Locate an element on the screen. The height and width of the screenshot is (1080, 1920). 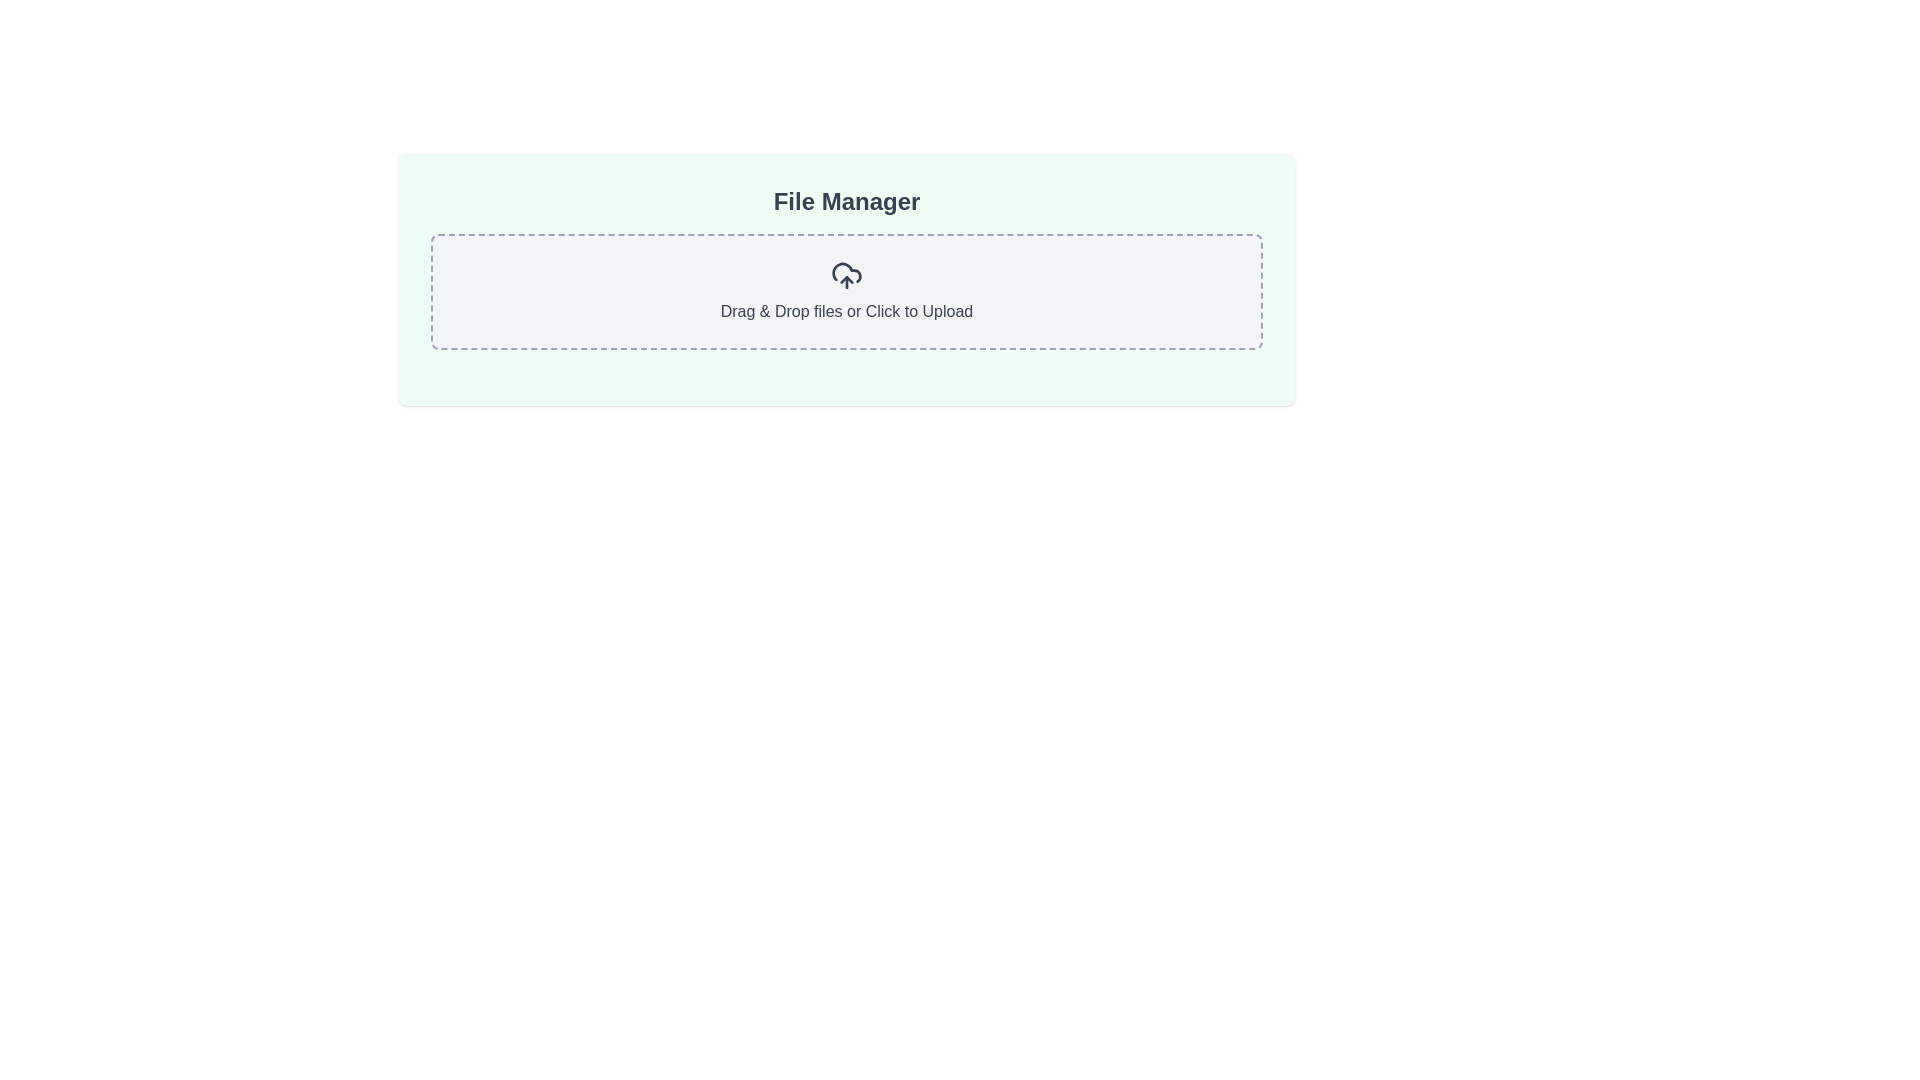
the central panel of the Drag-and-drop file upload interface that has a light green background and contains the heading 'File Manager' is located at coordinates (846, 280).